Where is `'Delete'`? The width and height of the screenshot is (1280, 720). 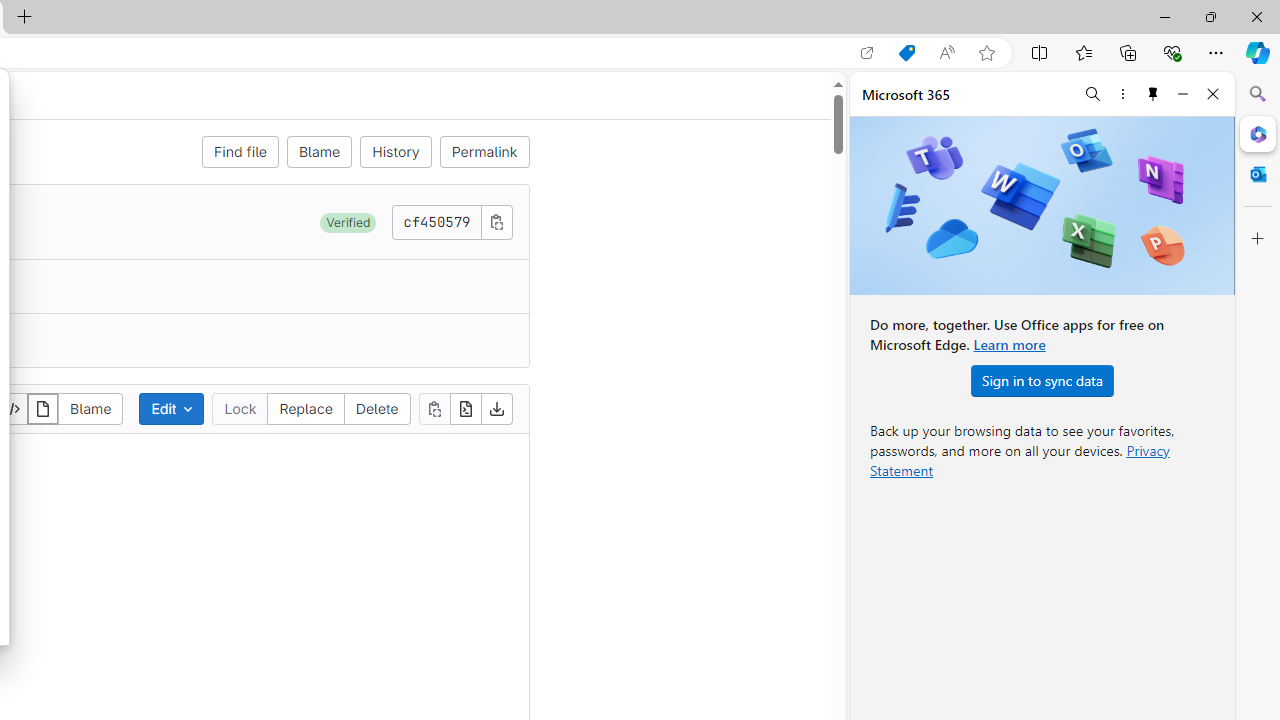 'Delete' is located at coordinates (376, 407).